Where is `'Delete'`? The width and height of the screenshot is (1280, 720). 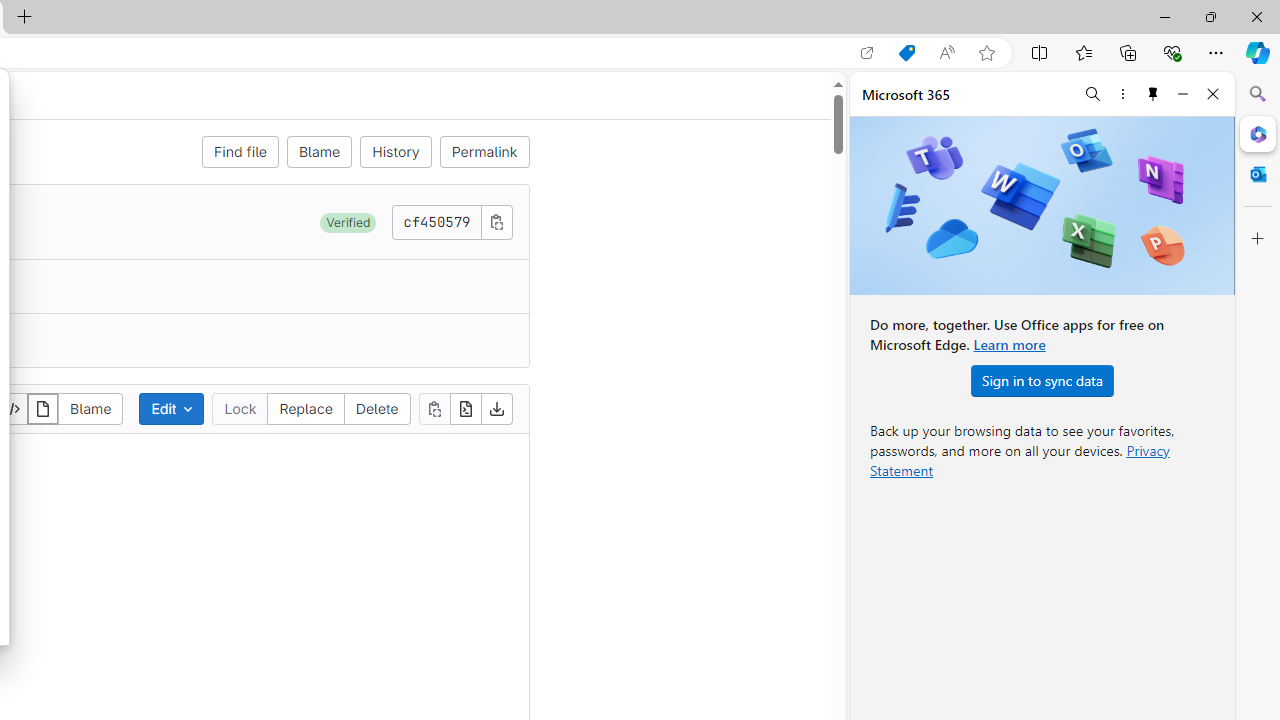 'Delete' is located at coordinates (376, 407).